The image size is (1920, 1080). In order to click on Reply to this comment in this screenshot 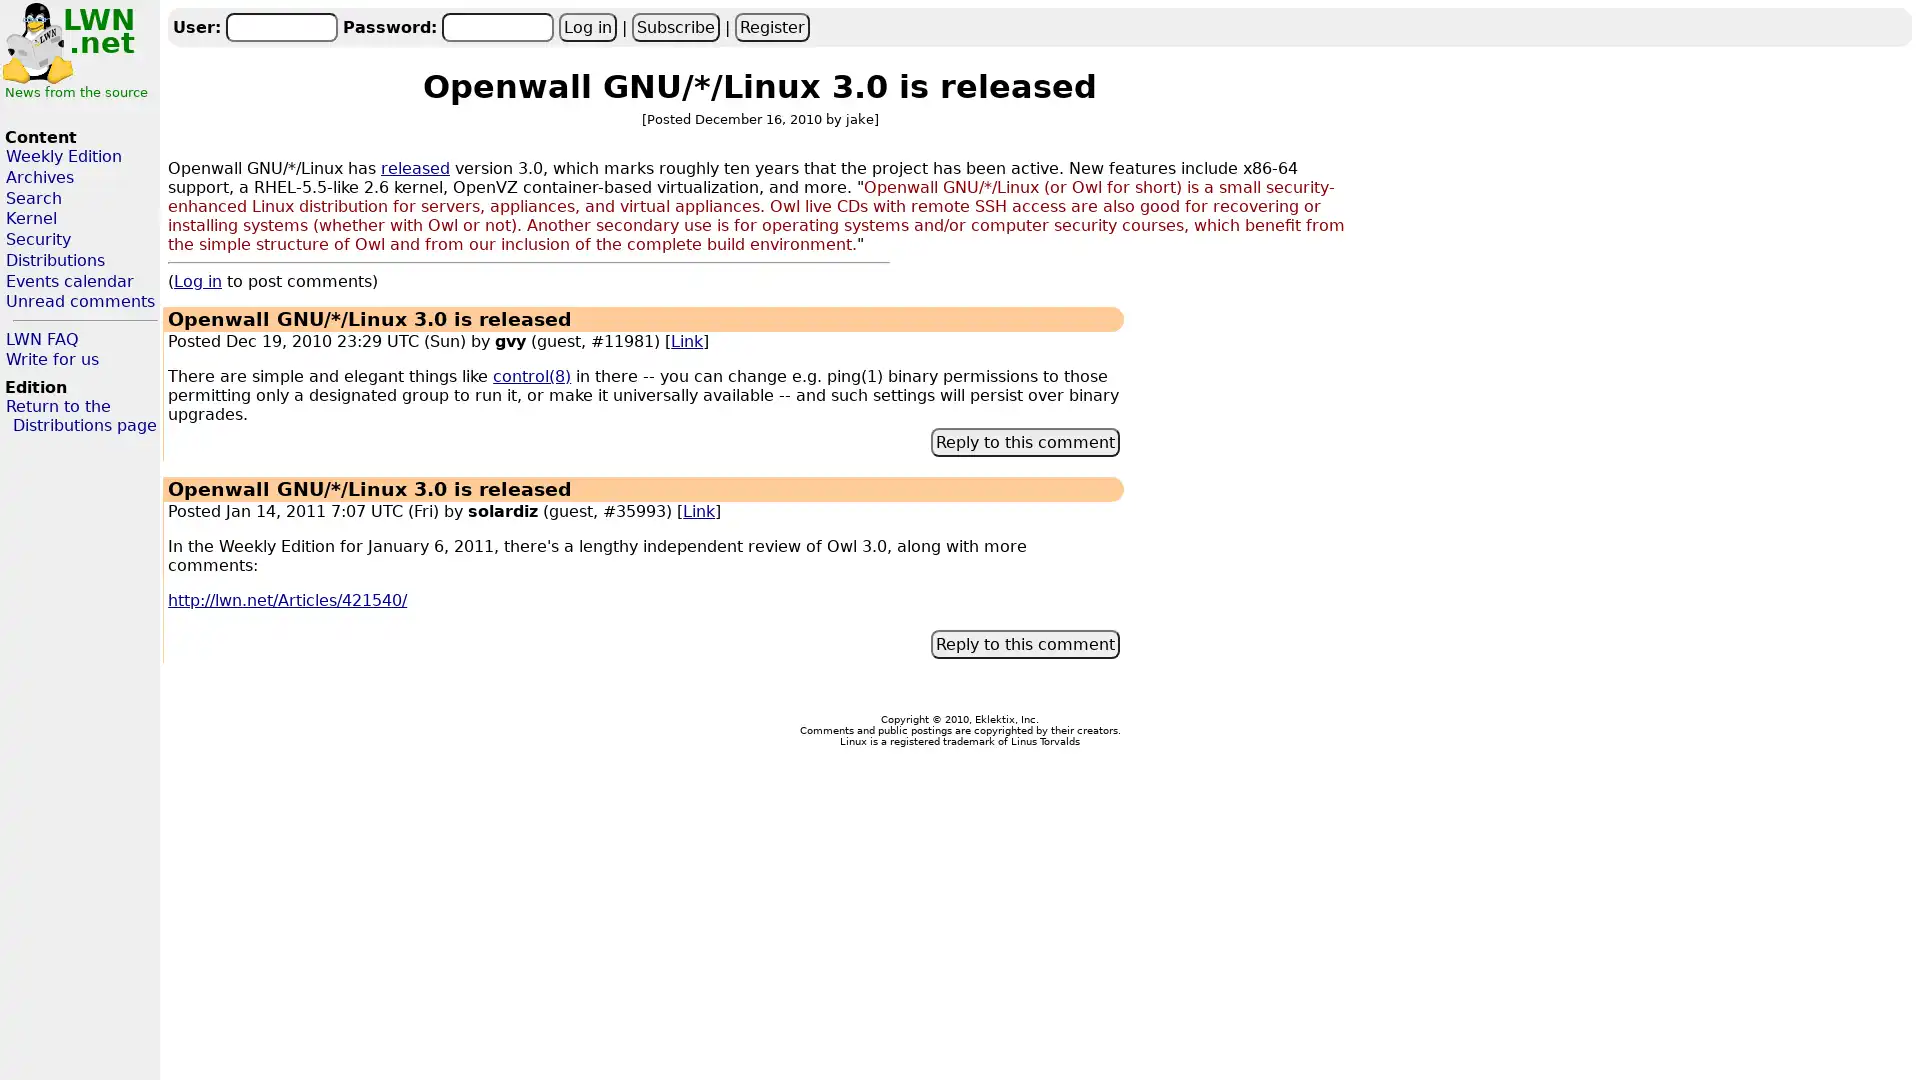, I will do `click(1025, 441)`.